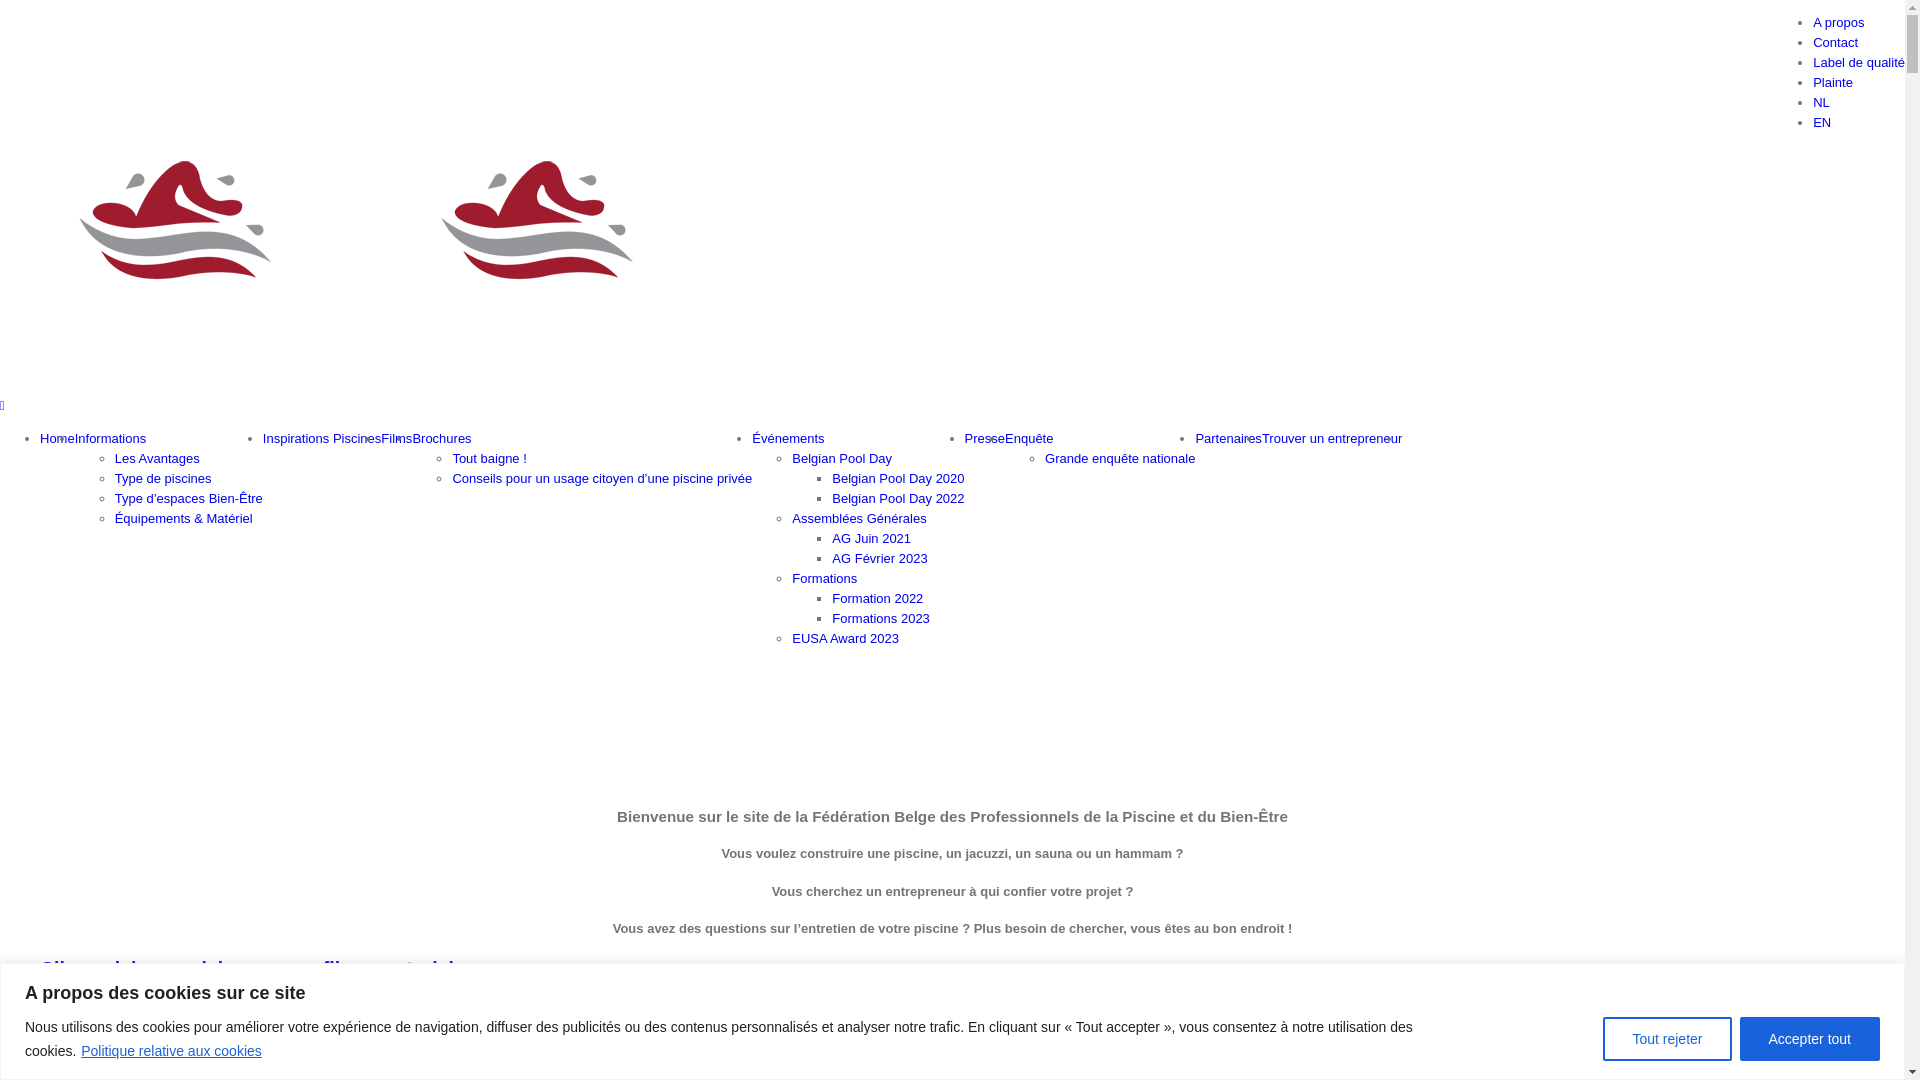 This screenshot has width=1920, height=1080. I want to click on 'Belgian Pool Day 2020', so click(831, 478).